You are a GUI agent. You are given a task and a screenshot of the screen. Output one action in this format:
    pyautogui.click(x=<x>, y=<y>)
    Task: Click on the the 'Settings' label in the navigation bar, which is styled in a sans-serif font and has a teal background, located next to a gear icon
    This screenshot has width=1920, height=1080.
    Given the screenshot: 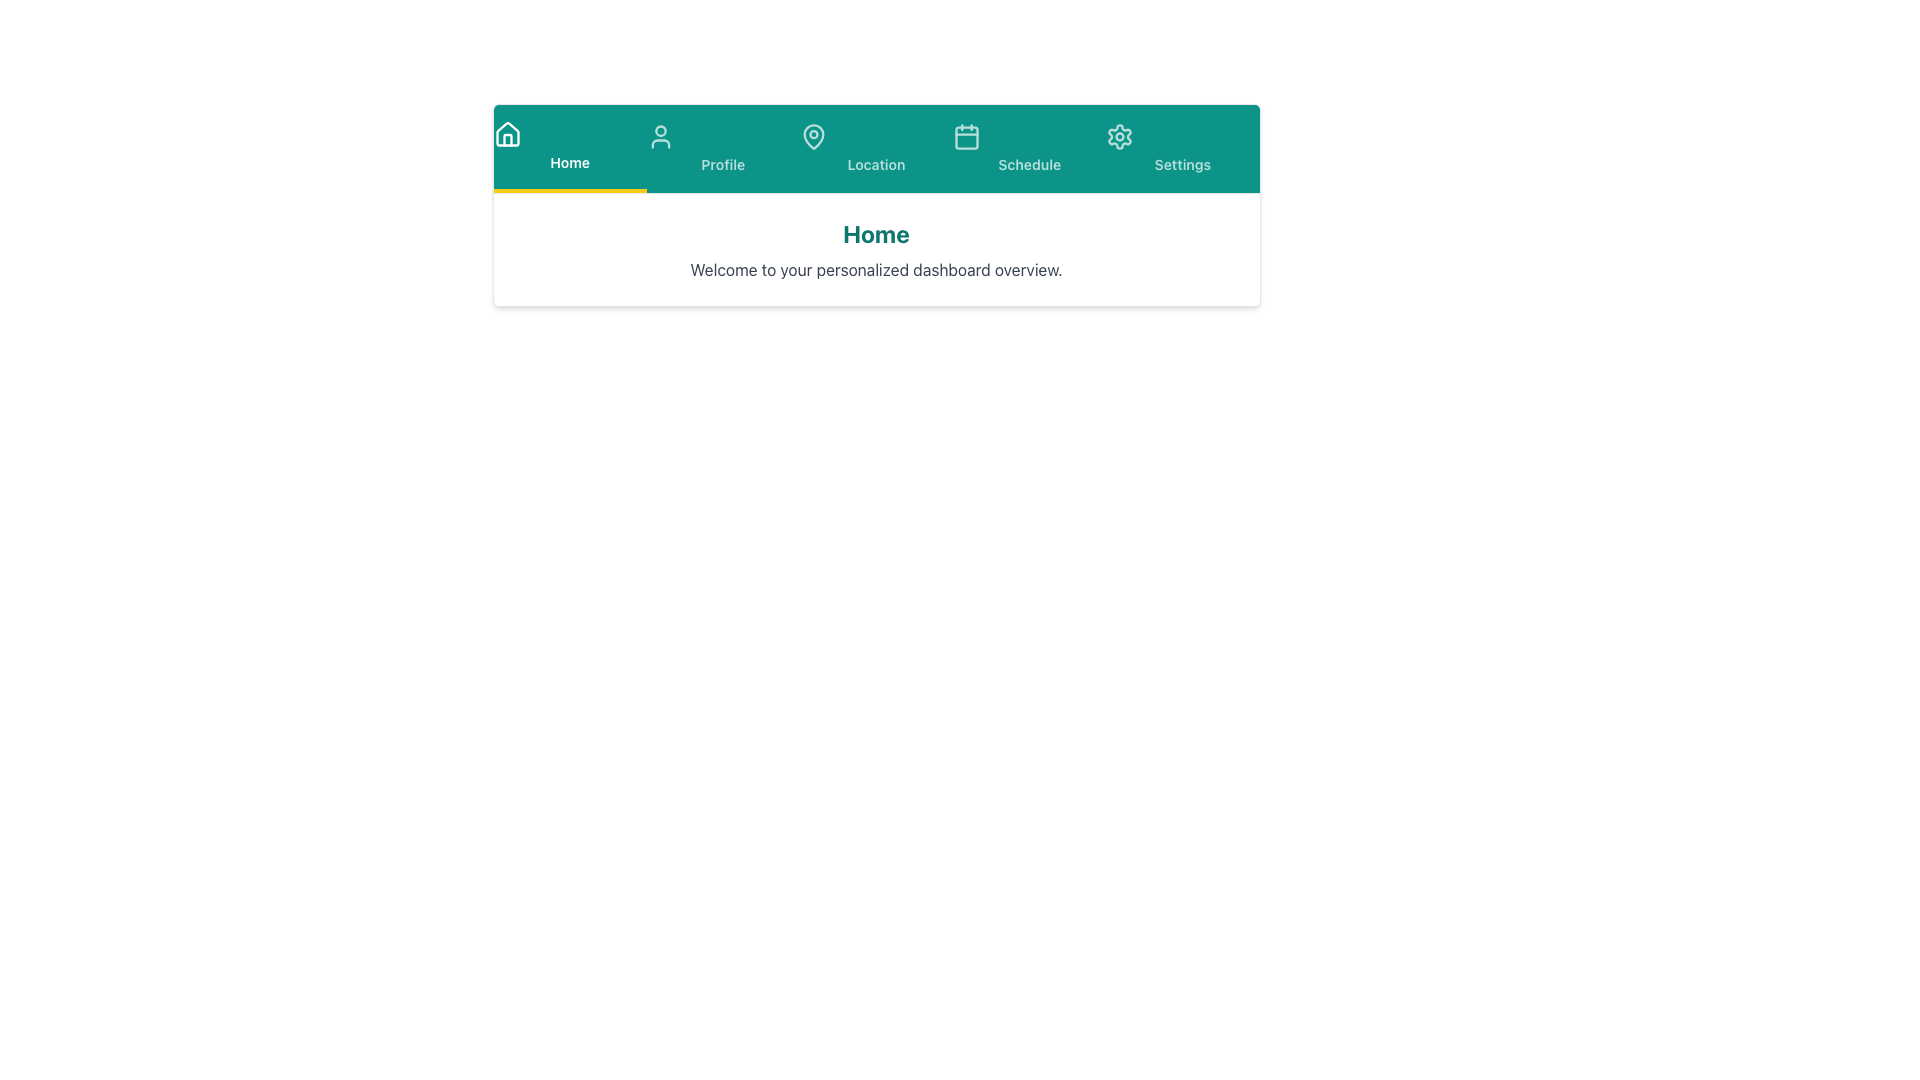 What is the action you would take?
    pyautogui.click(x=1182, y=164)
    